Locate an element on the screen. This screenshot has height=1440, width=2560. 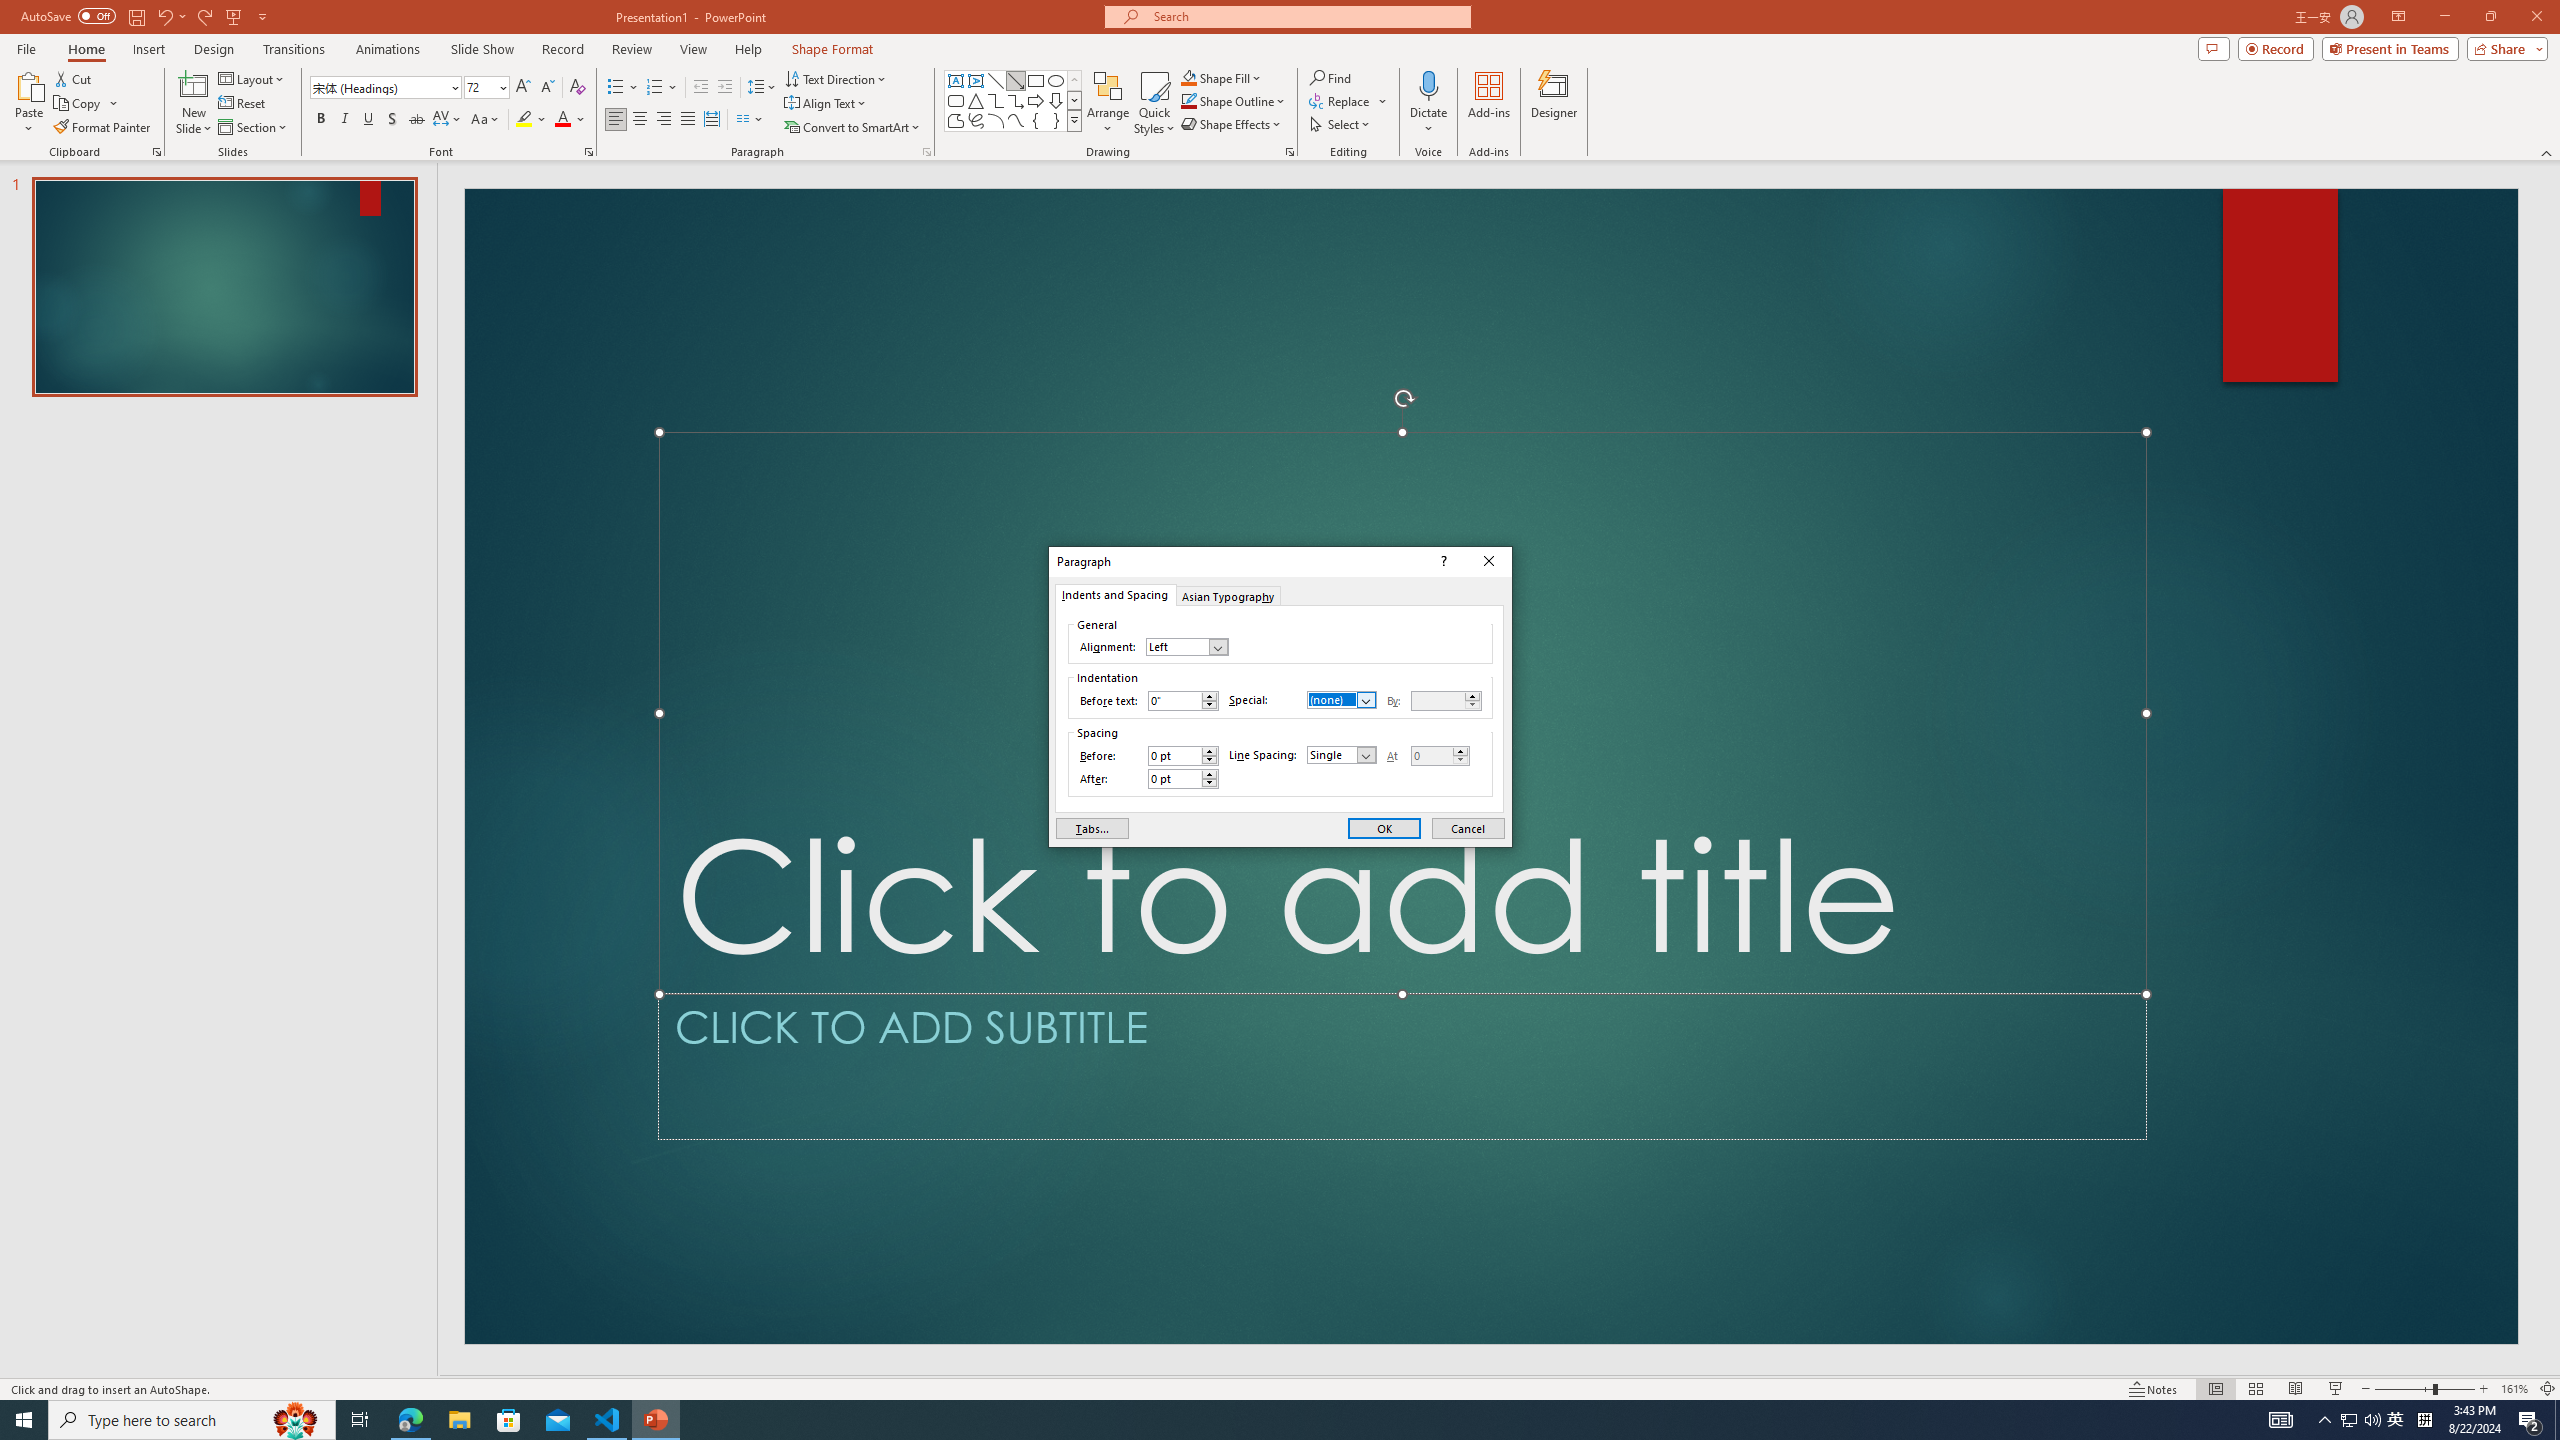
'More' is located at coordinates (1459, 750).